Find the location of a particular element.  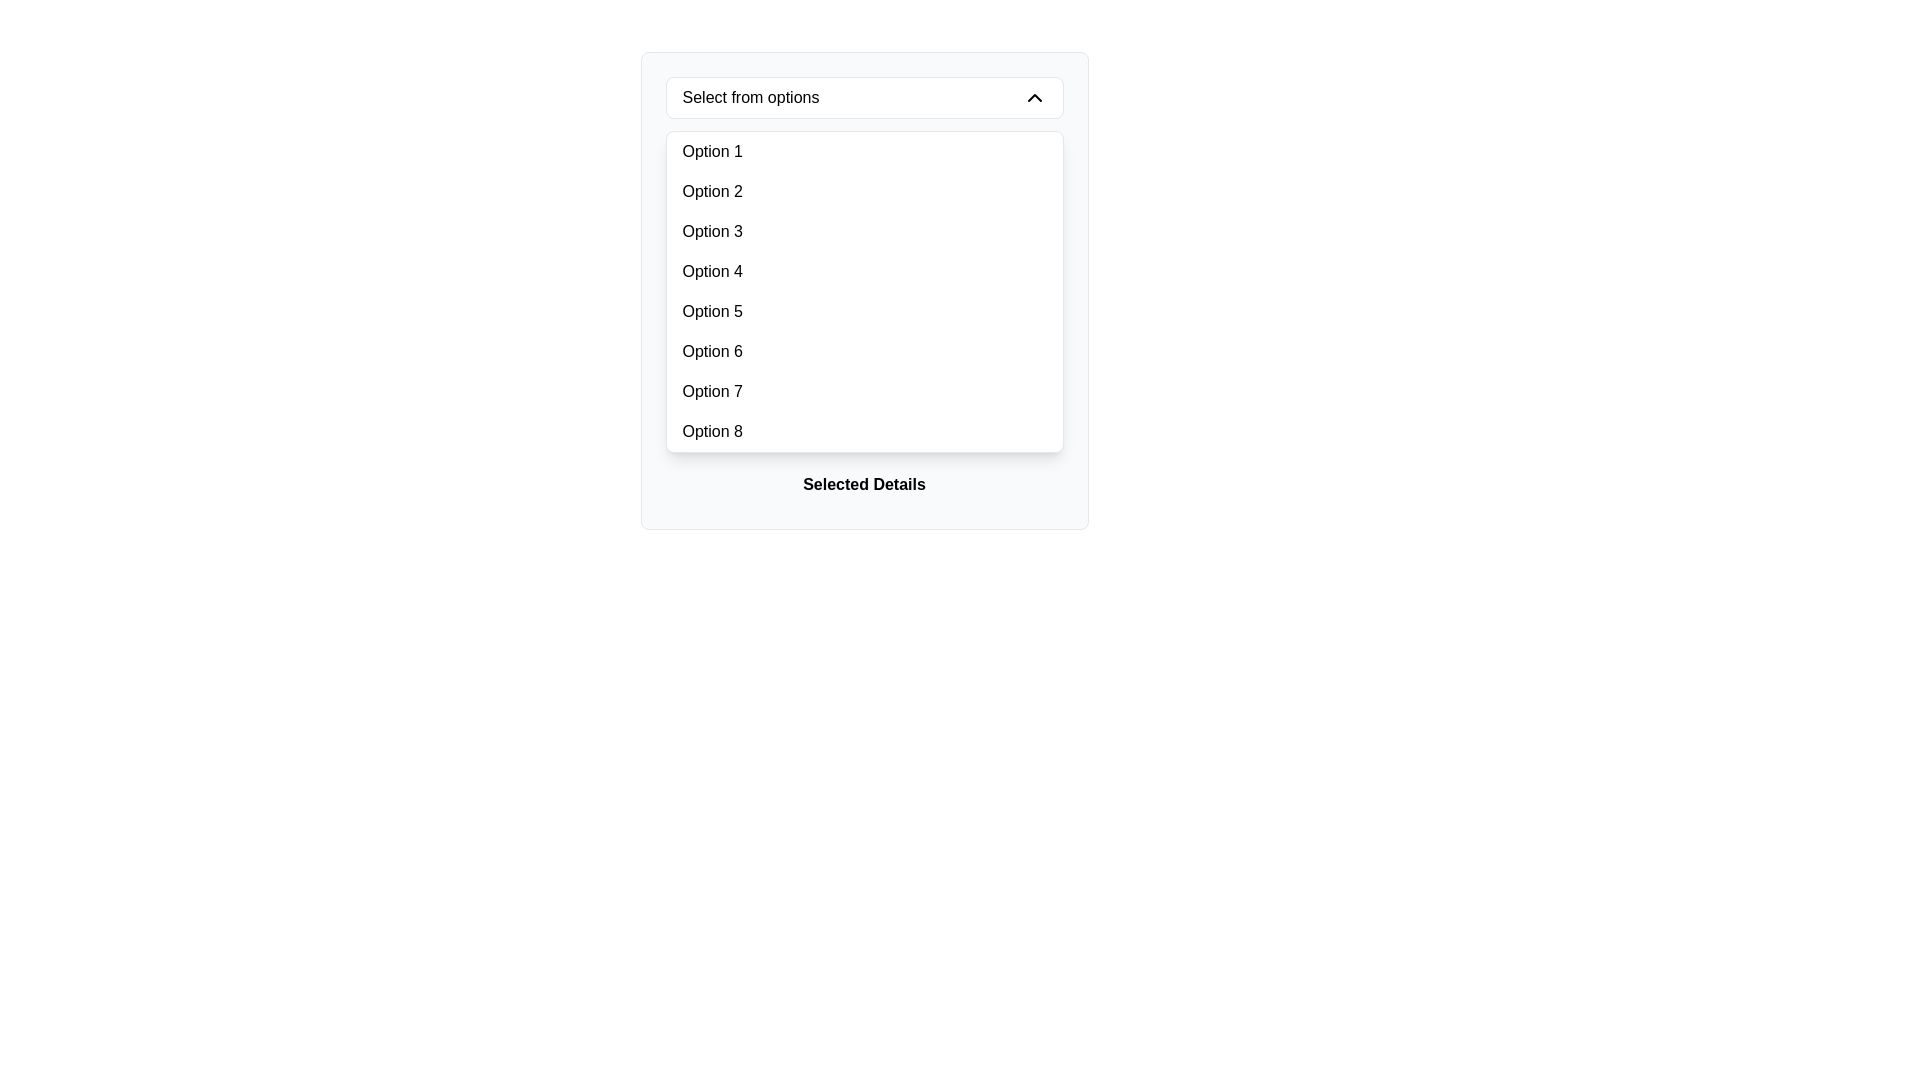

the text 'Option 6' in the dropdown menu is located at coordinates (712, 350).